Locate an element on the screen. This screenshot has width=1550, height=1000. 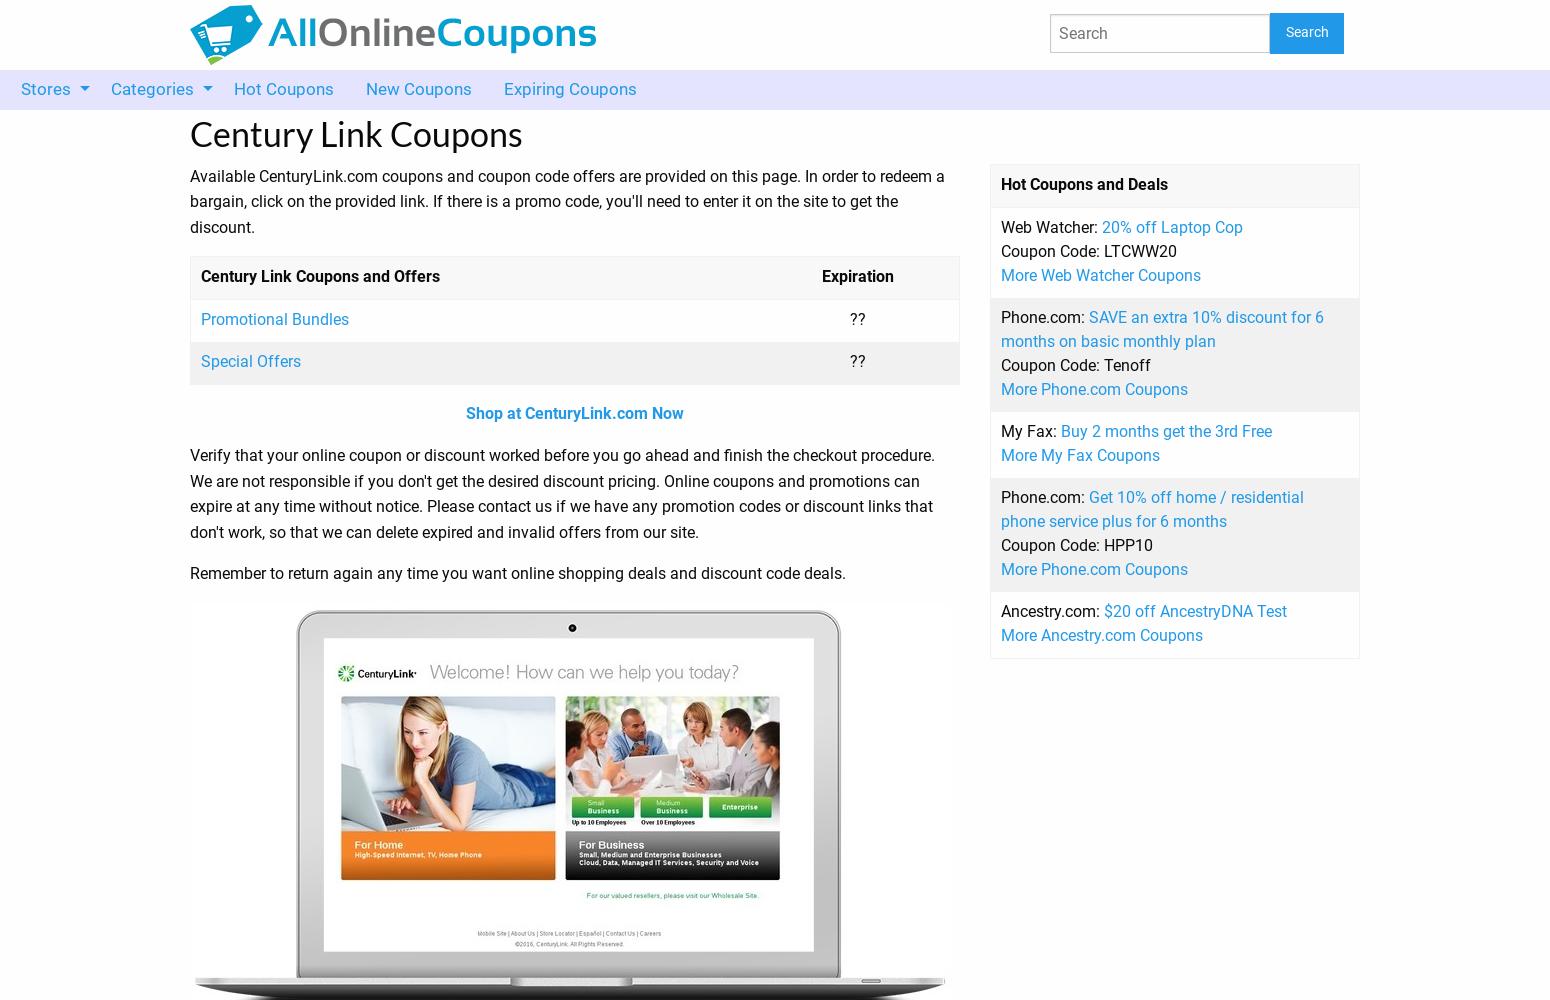
'Web Watcher:' is located at coordinates (1051, 225).